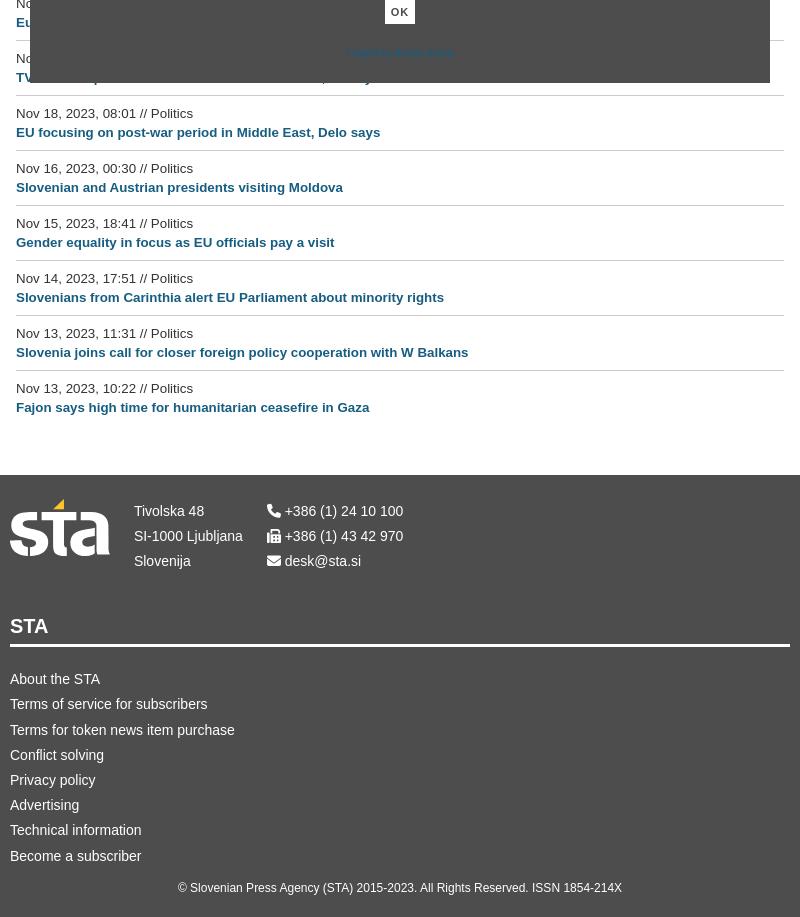 The height and width of the screenshot is (917, 800). What do you see at coordinates (107, 703) in the screenshot?
I see `'Terms of service for subscribers'` at bounding box center [107, 703].